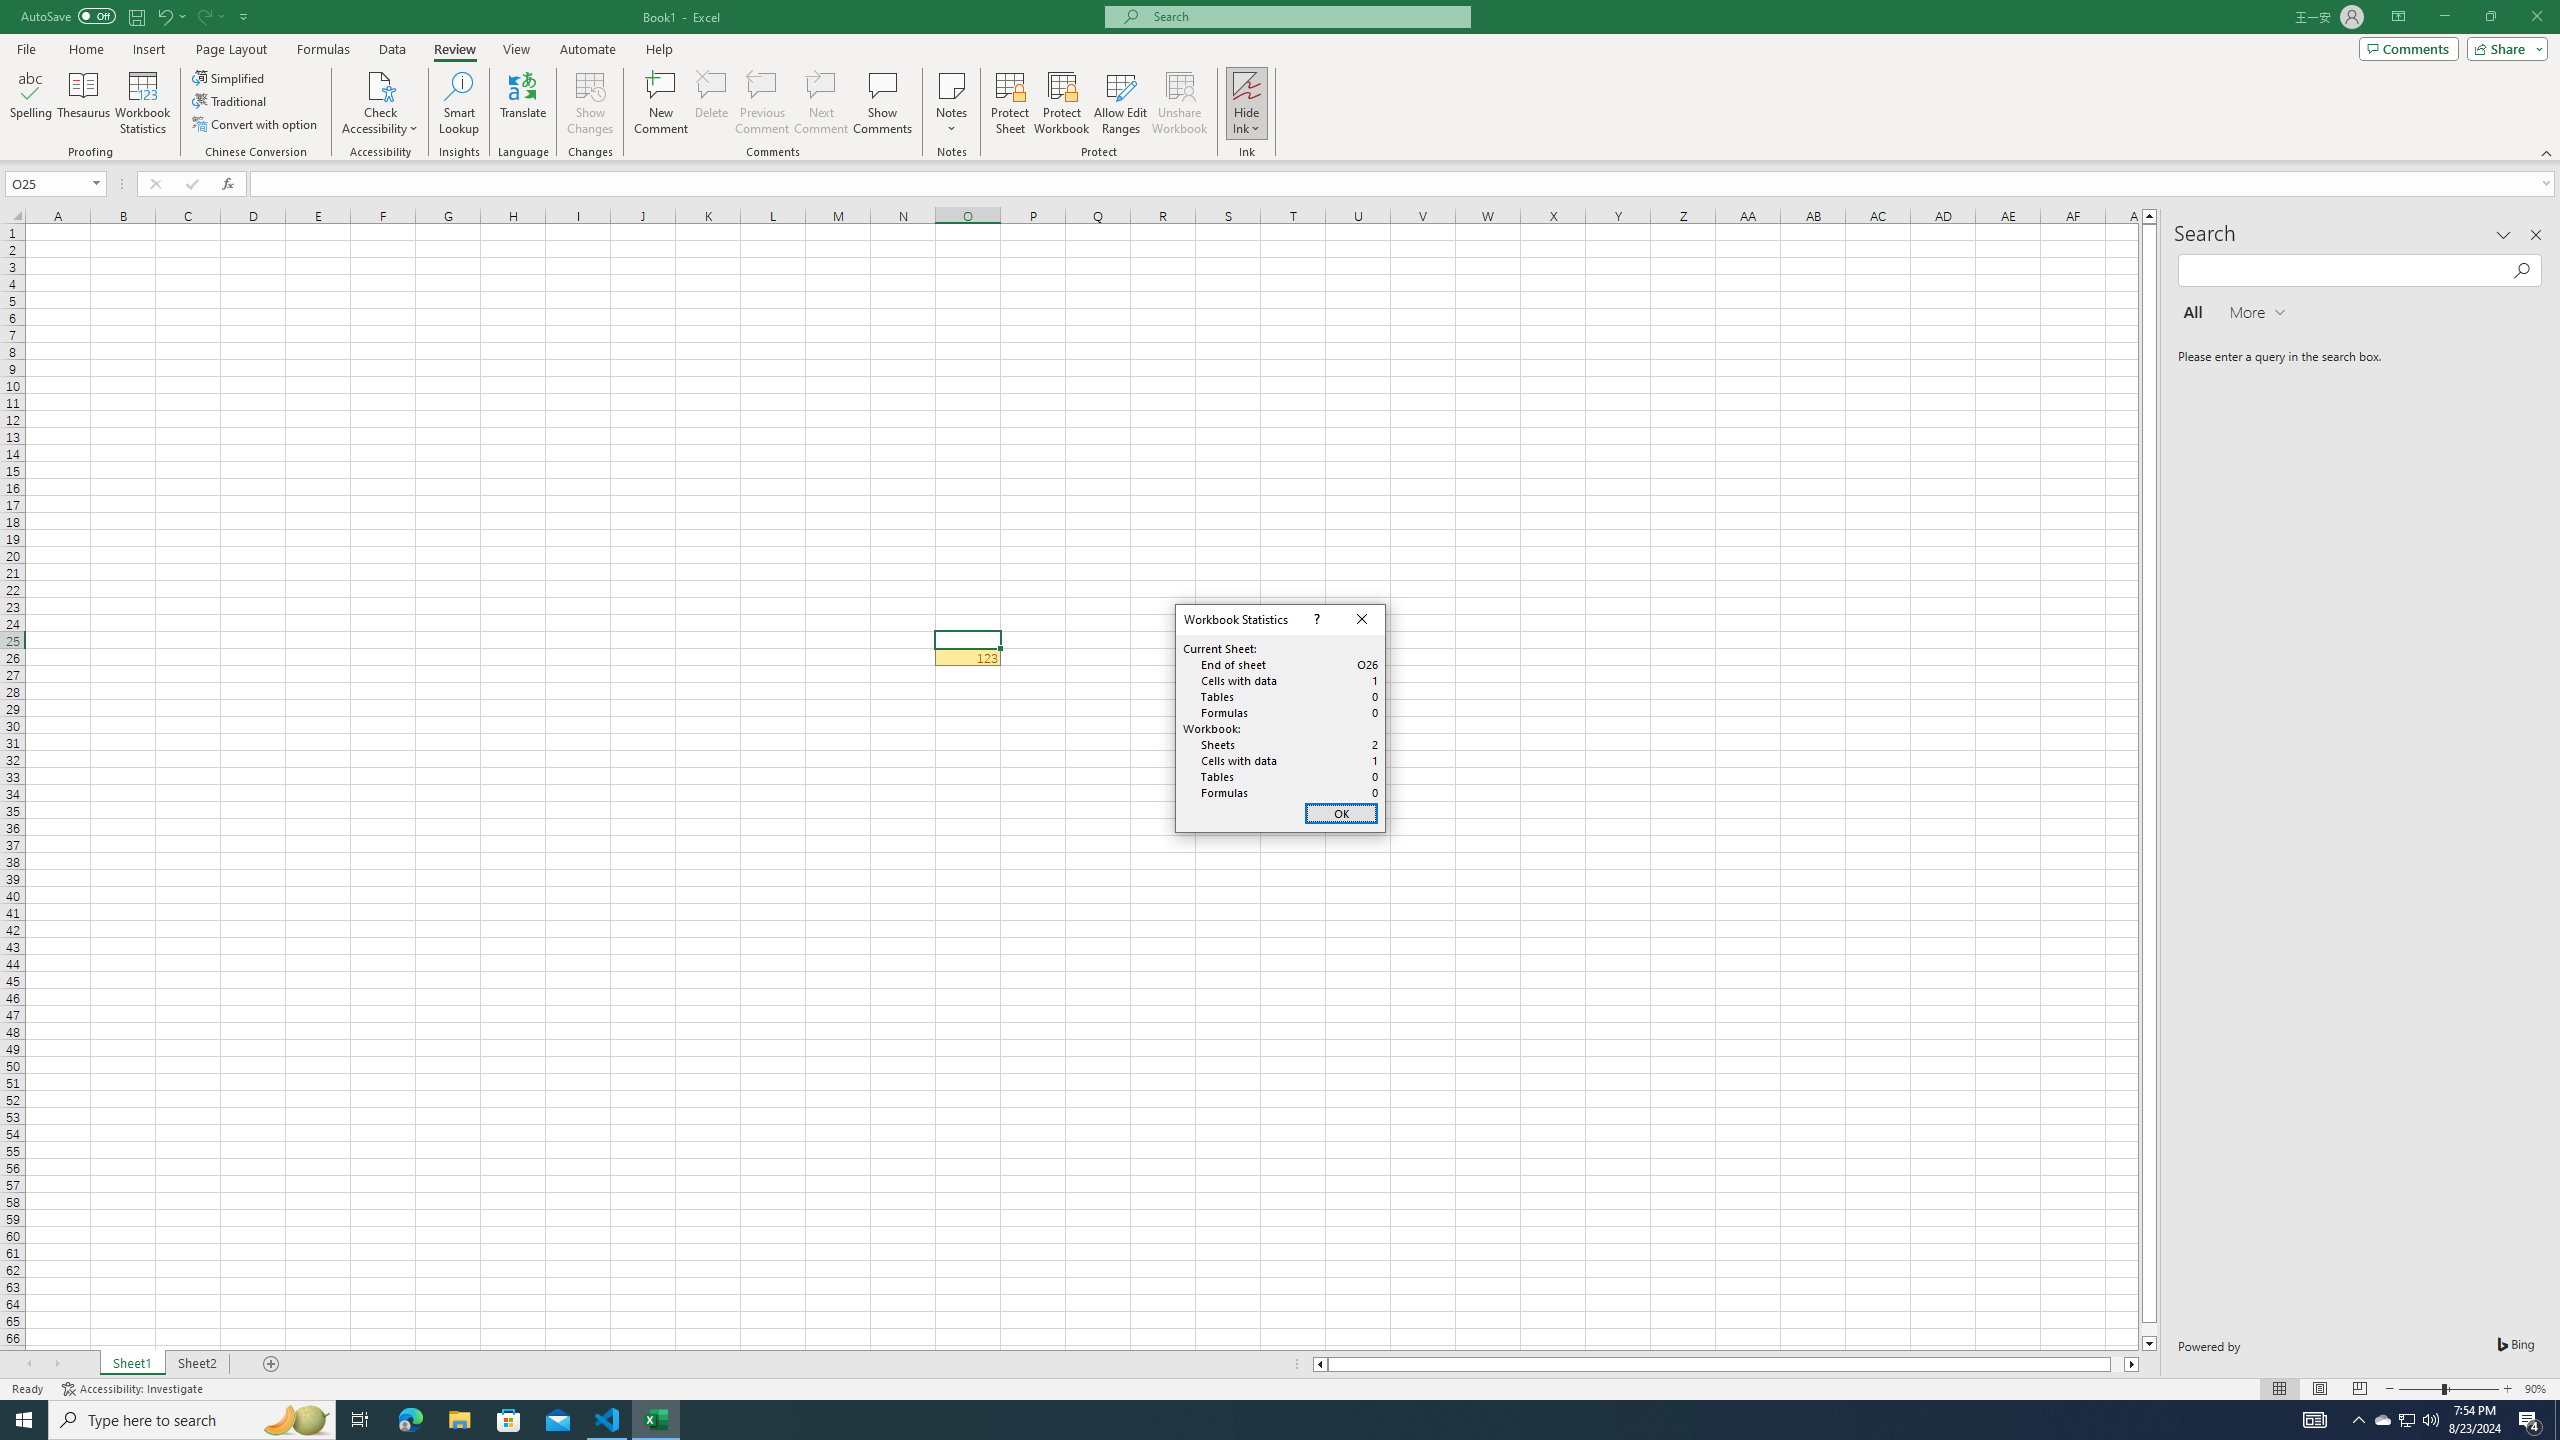 The image size is (2560, 1440). What do you see at coordinates (2315, 1418) in the screenshot?
I see `'AutomationID: 4105'` at bounding box center [2315, 1418].